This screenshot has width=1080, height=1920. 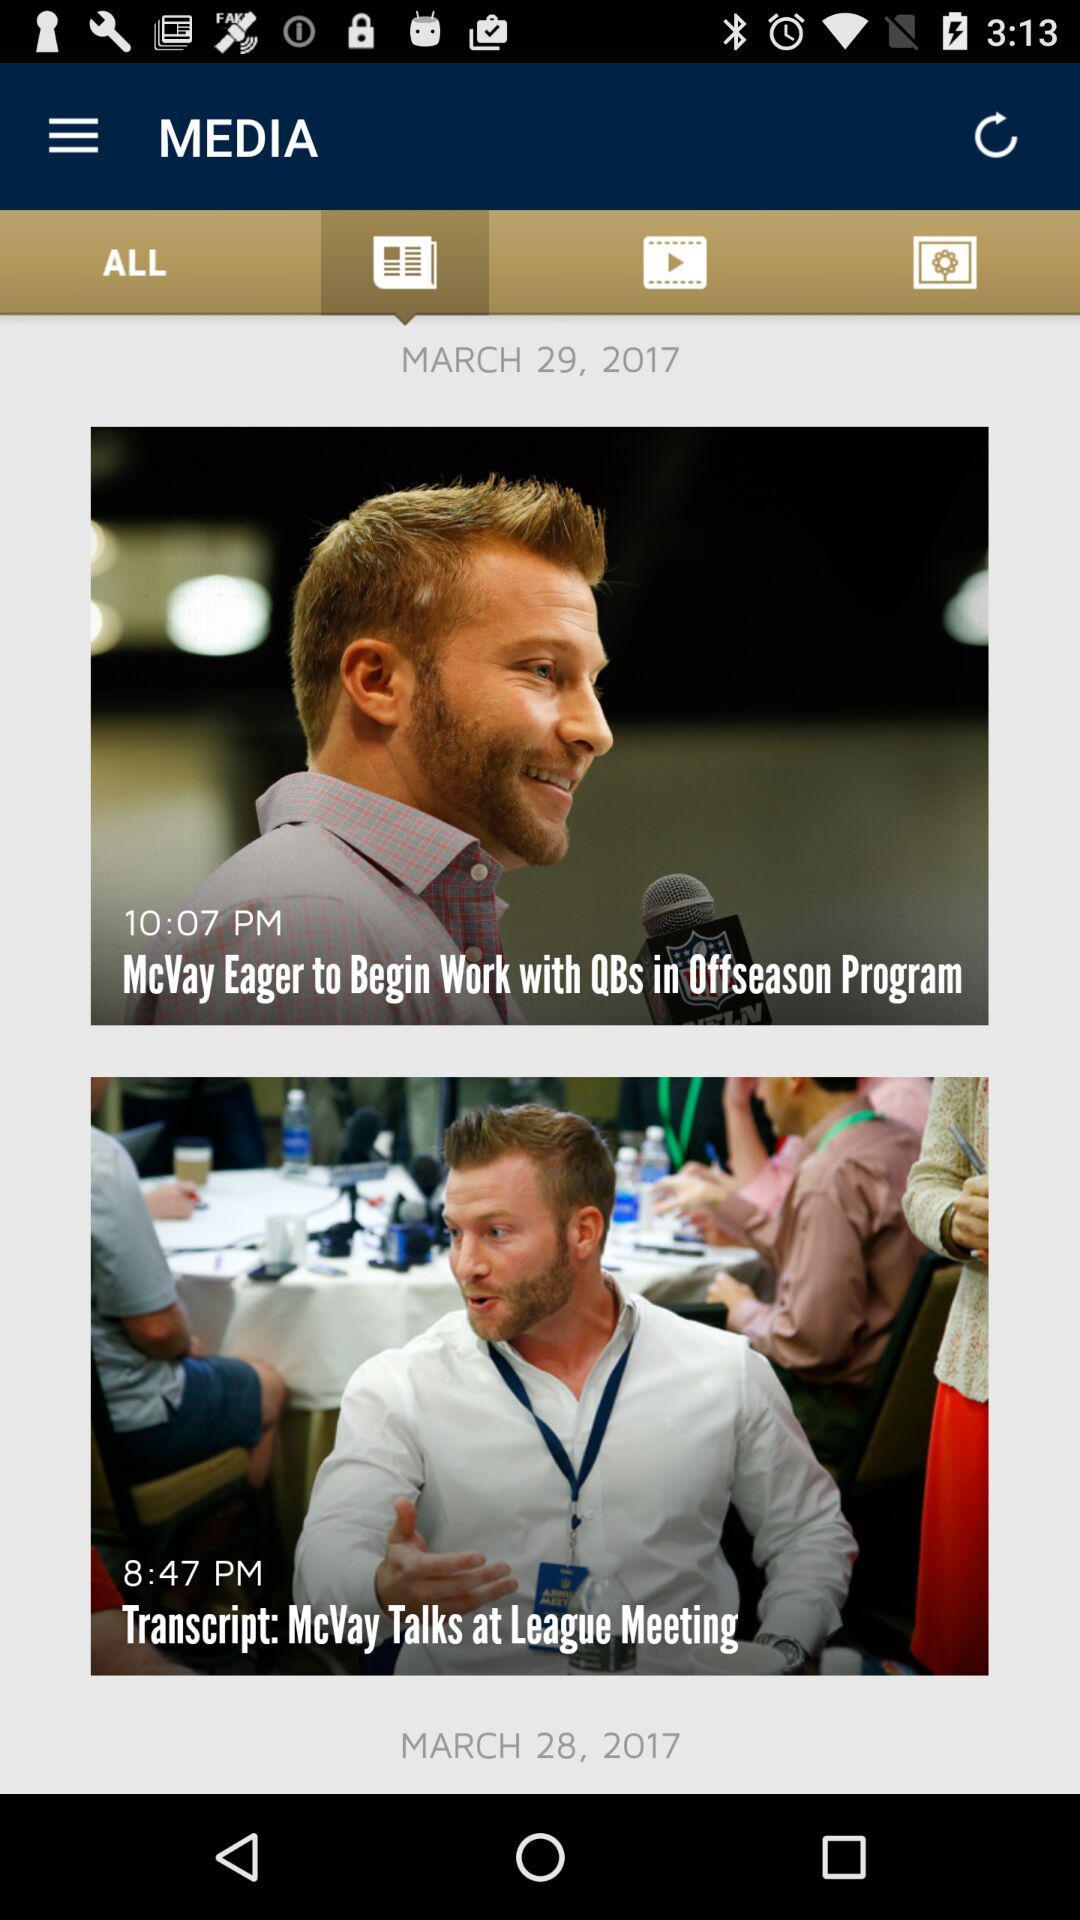 I want to click on the app to the left of media item, so click(x=72, y=135).